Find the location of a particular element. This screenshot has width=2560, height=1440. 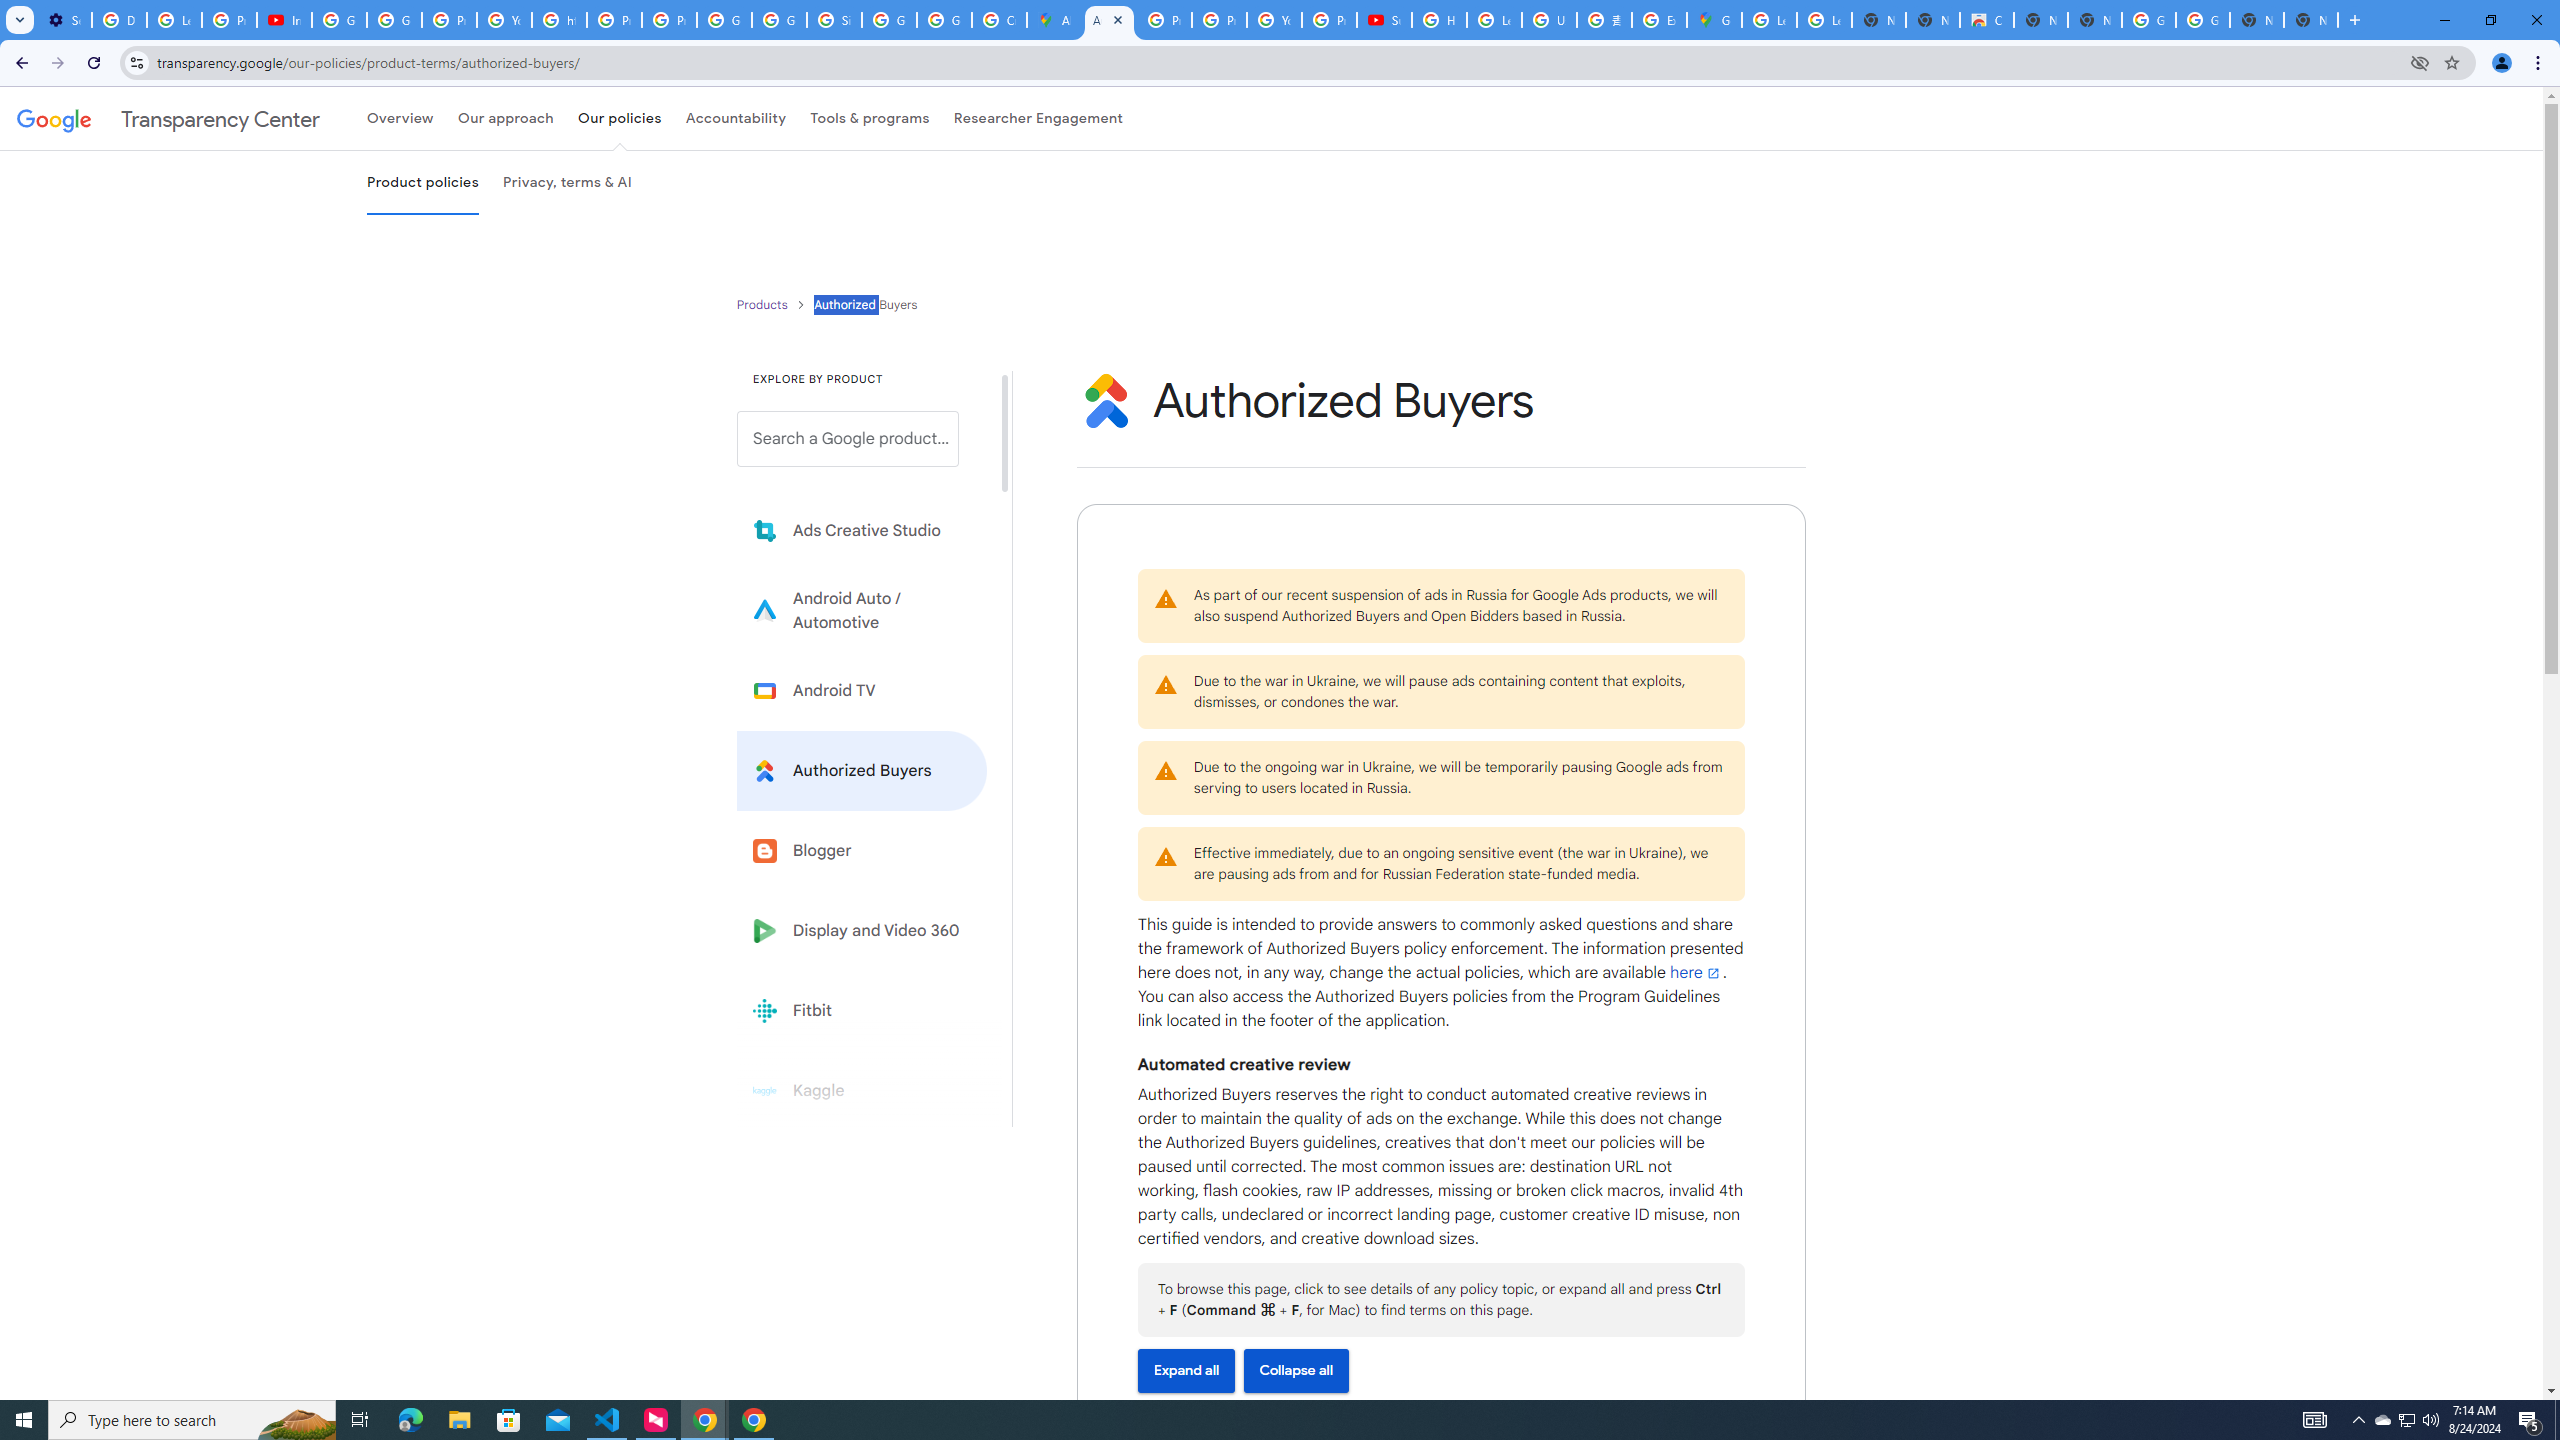

'Researcher Engagement' is located at coordinates (1039, 118).